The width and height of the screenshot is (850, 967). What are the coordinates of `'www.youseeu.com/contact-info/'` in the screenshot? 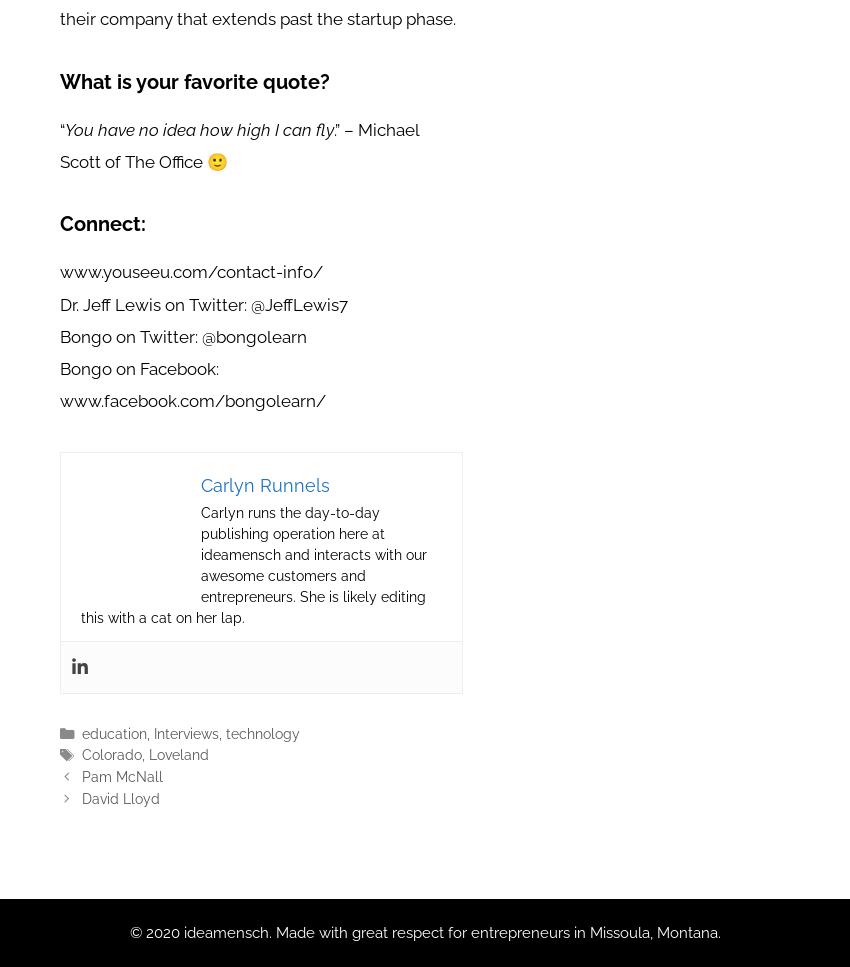 It's located at (60, 271).